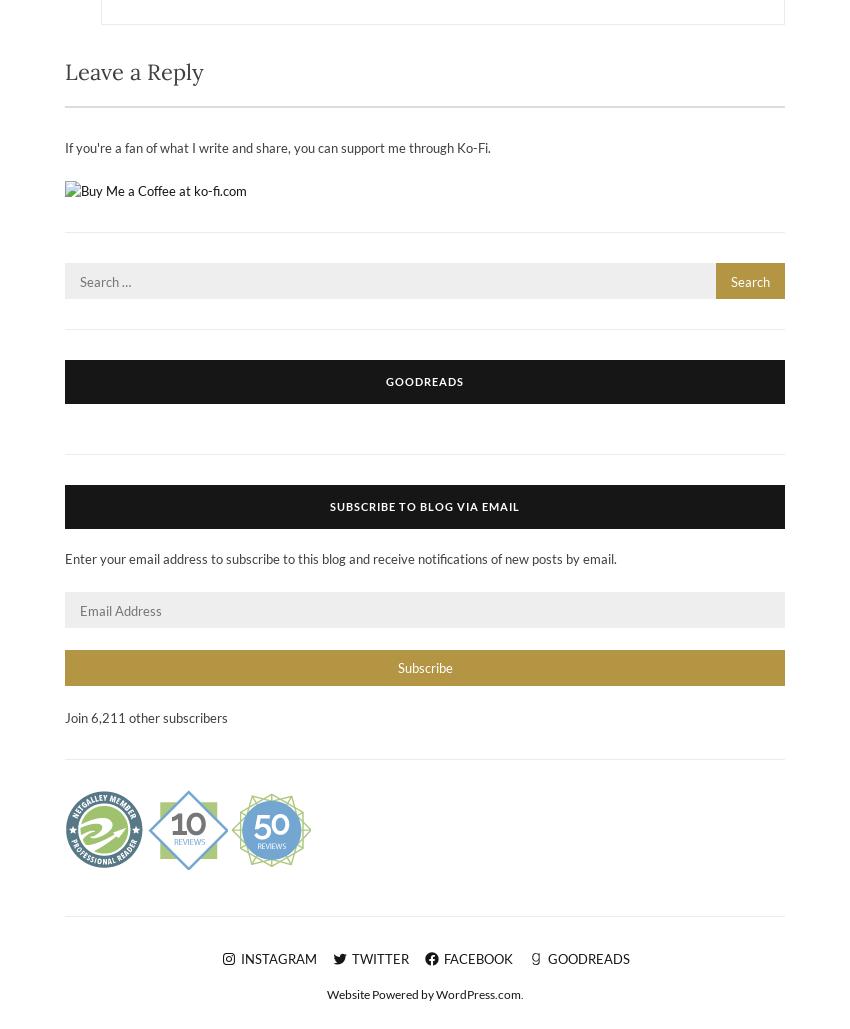 Image resolution: width=850 pixels, height=1029 pixels. What do you see at coordinates (520, 992) in the screenshot?
I see `'.'` at bounding box center [520, 992].